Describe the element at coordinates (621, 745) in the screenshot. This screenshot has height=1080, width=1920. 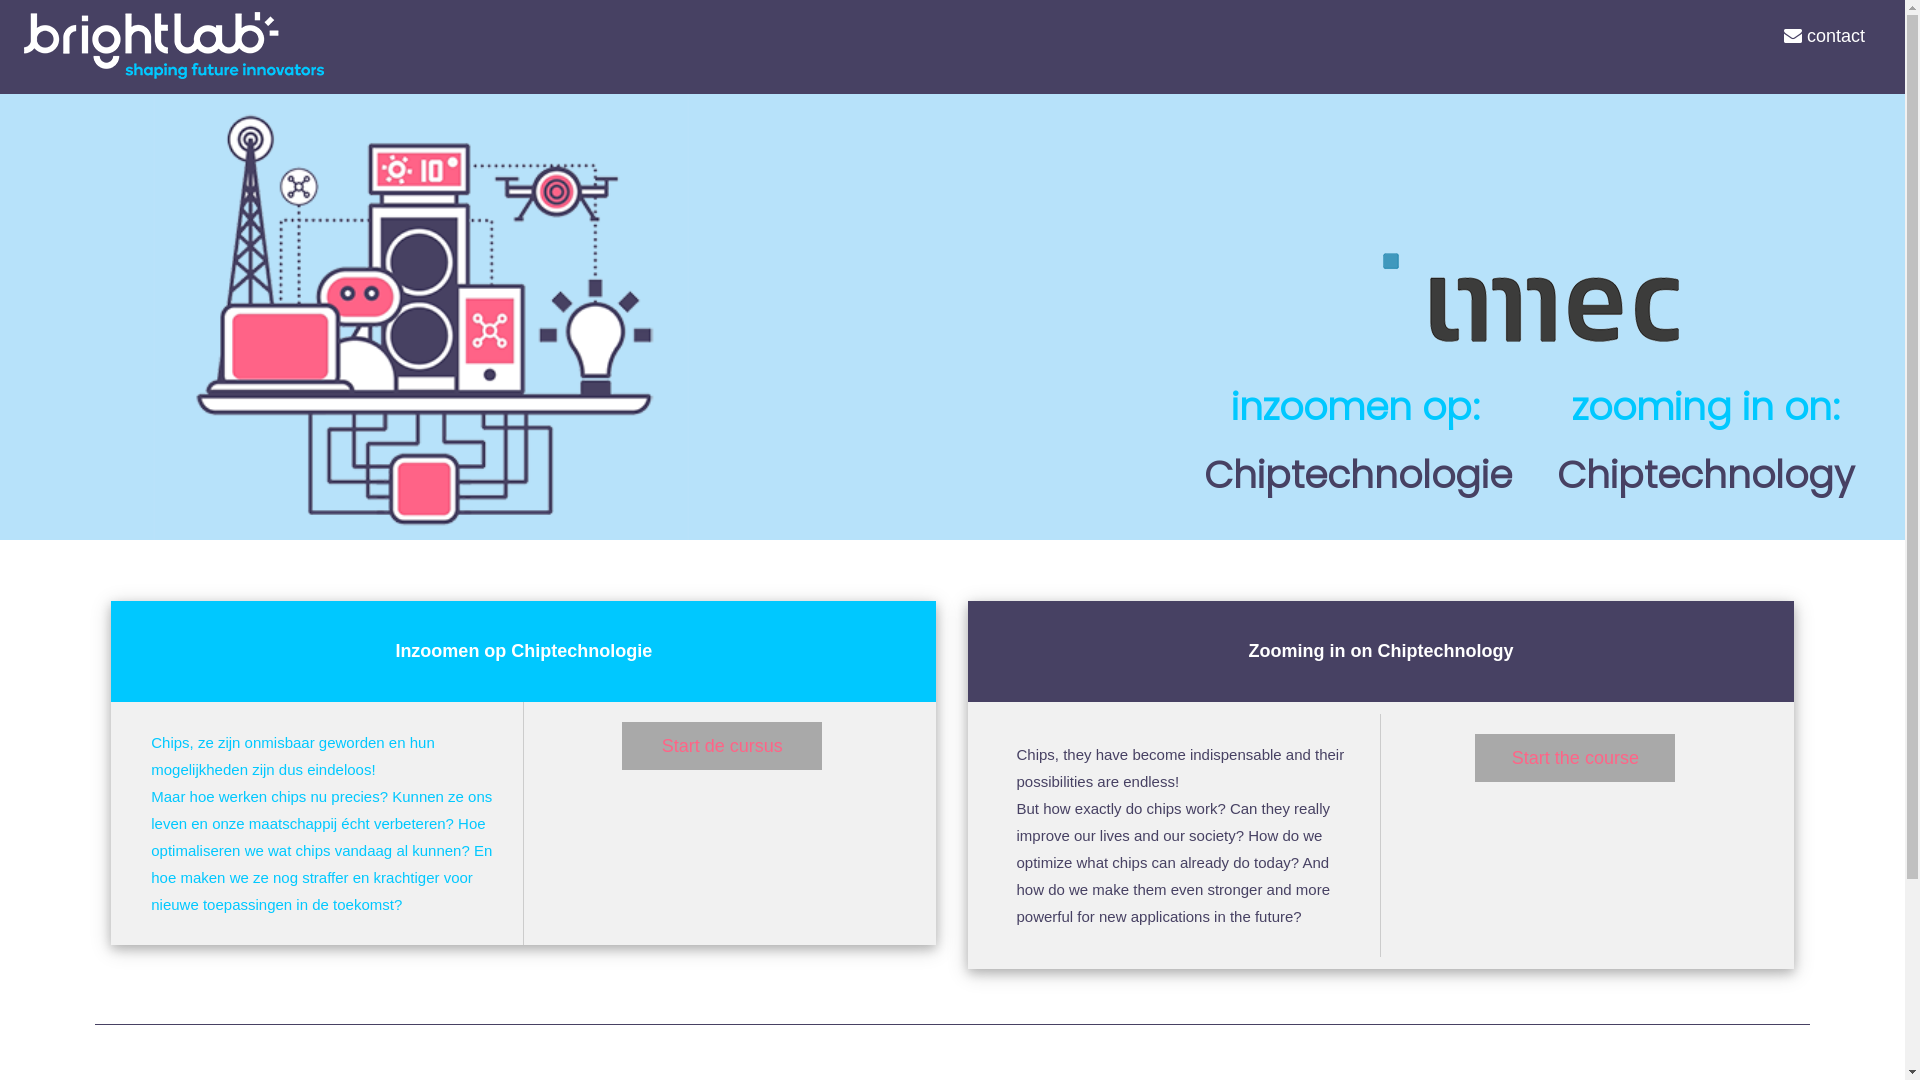
I see `'Start de cursus'` at that location.